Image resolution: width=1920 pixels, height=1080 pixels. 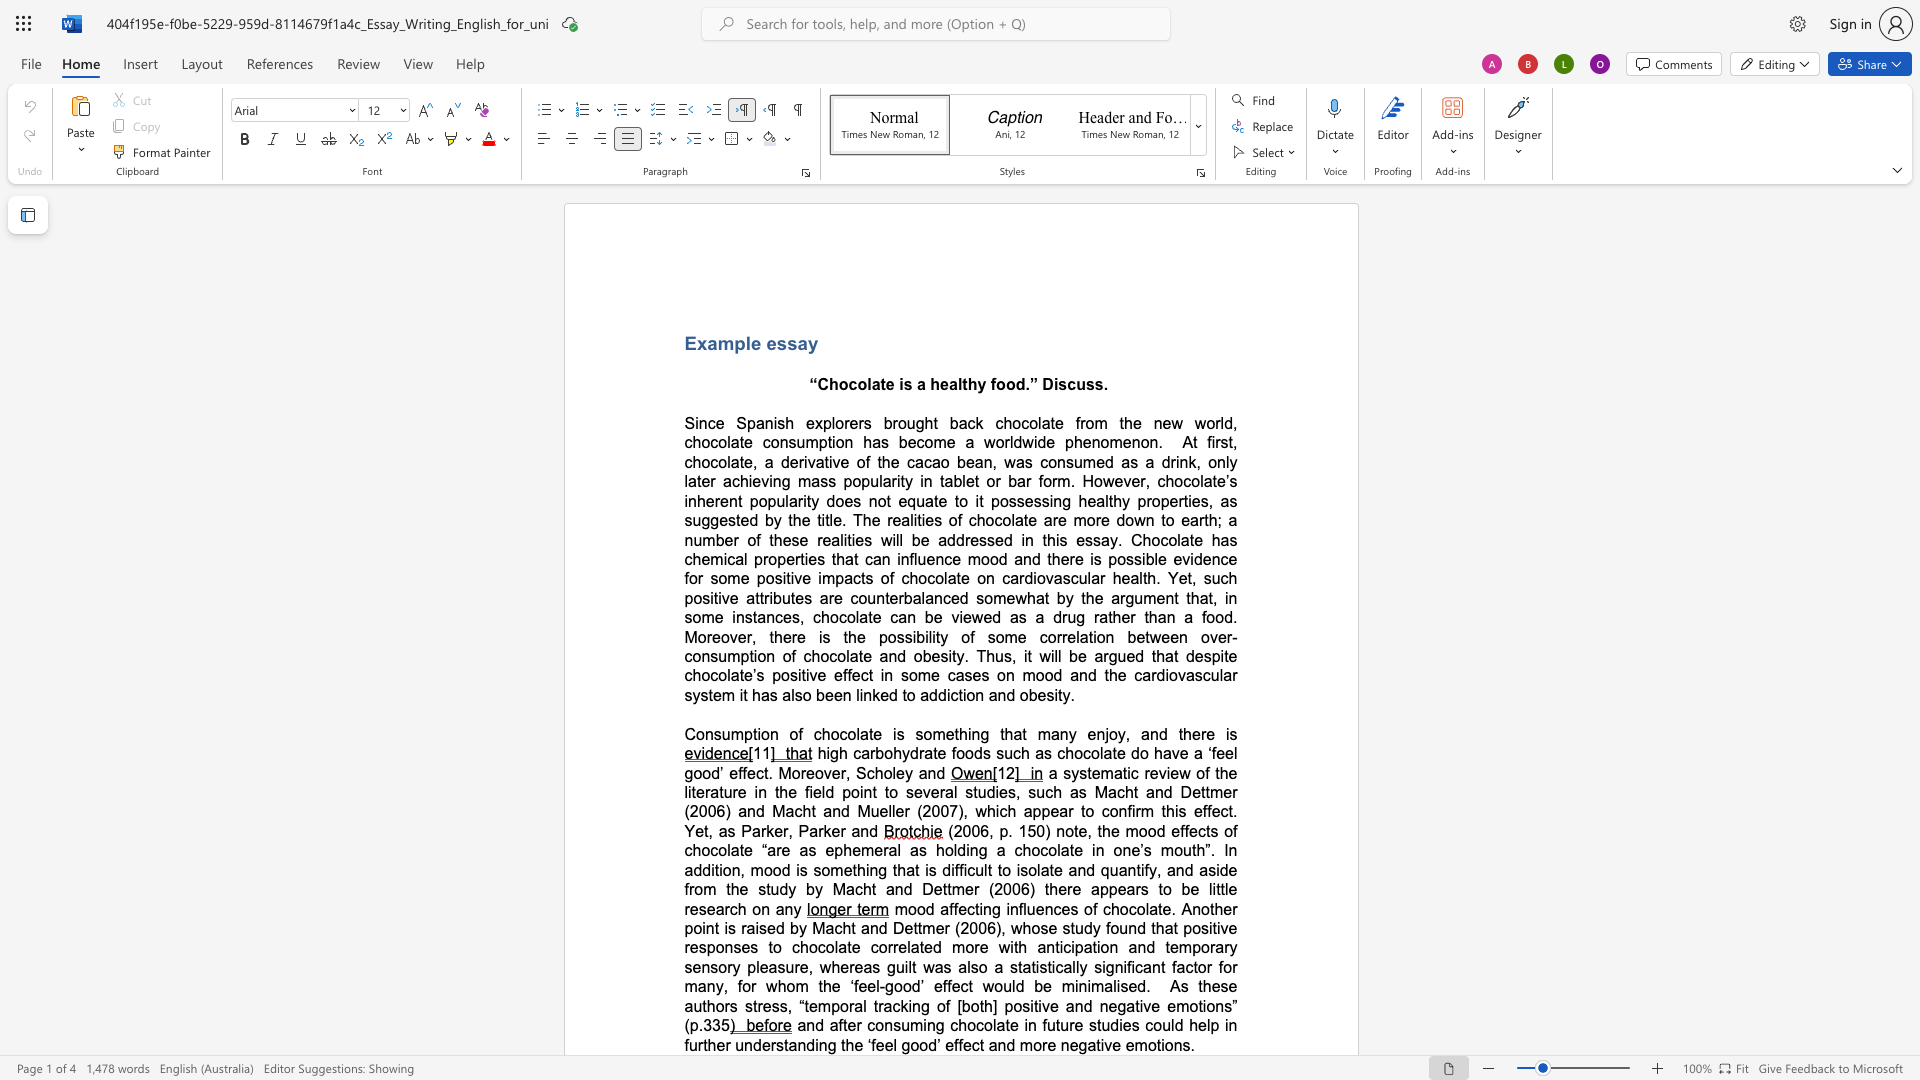 What do you see at coordinates (839, 734) in the screenshot?
I see `the space between the continuous character "o" and "c" in the text` at bounding box center [839, 734].